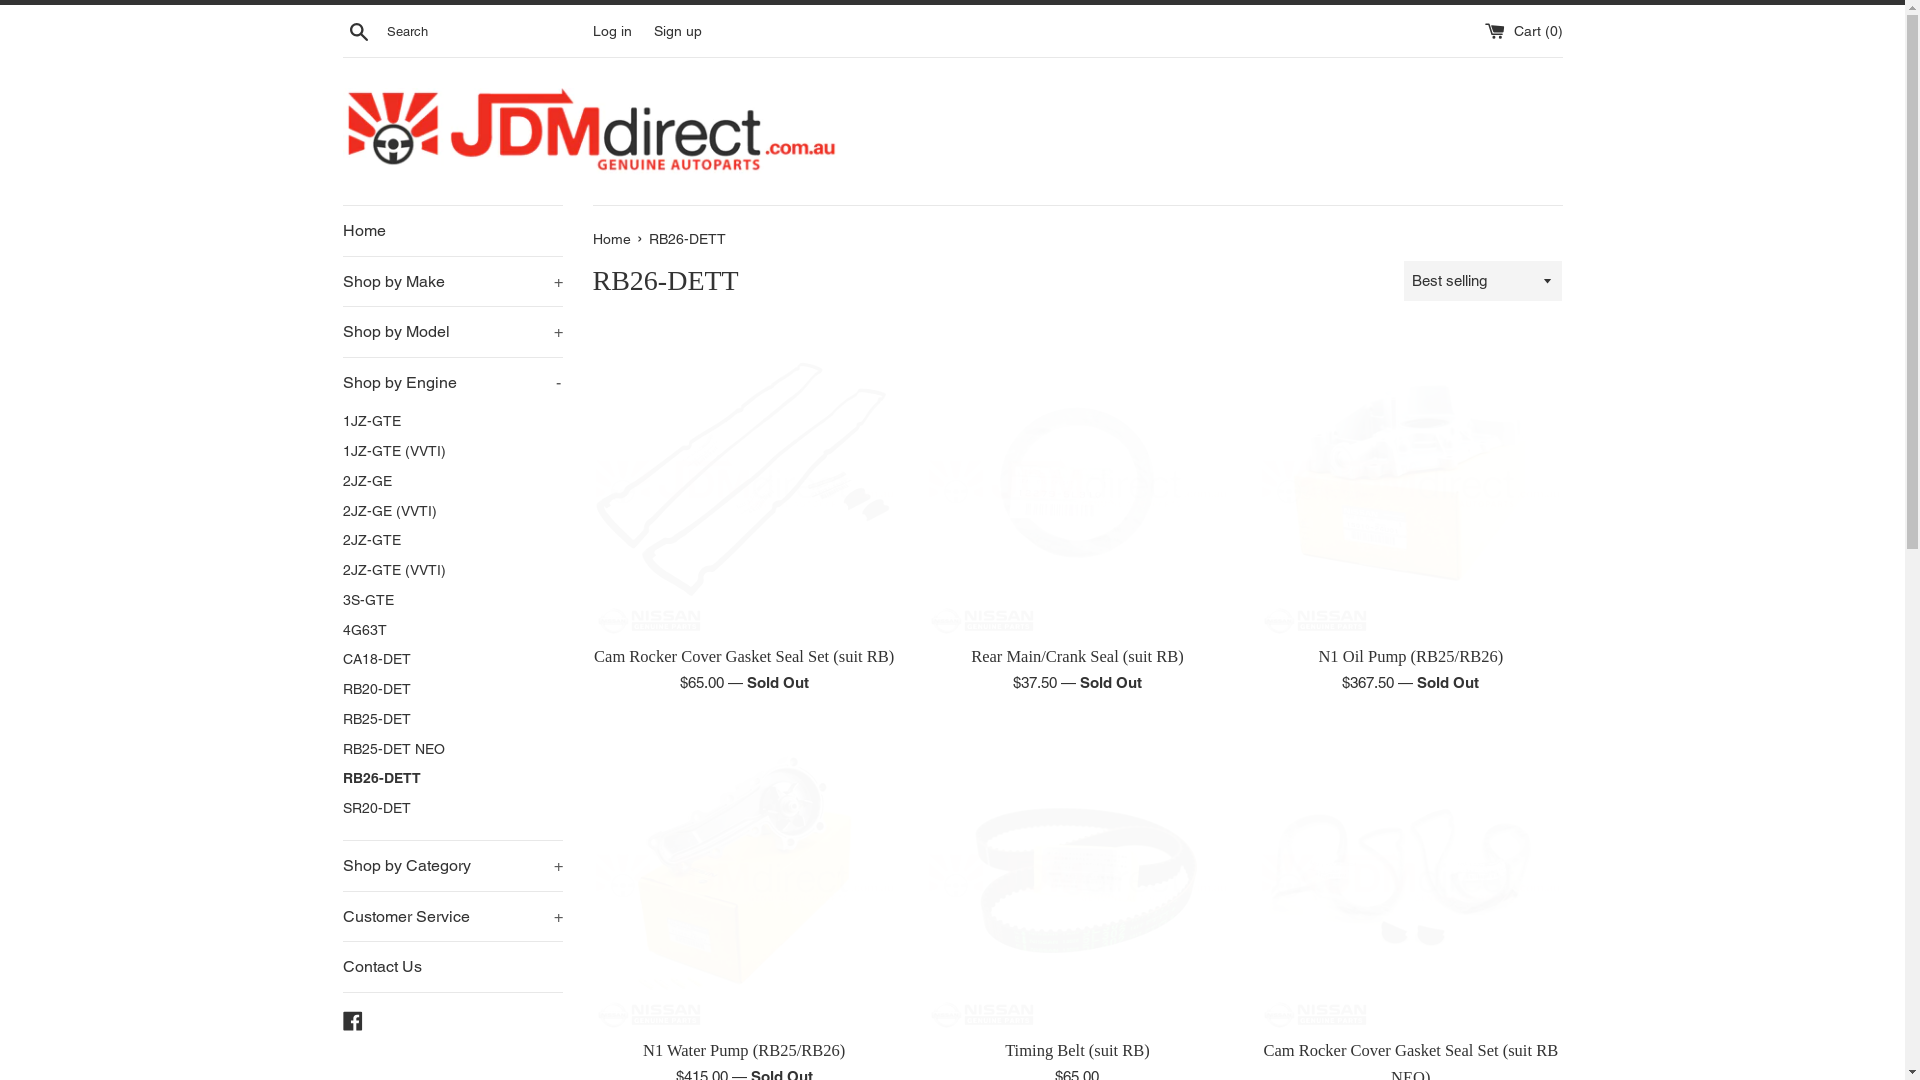  I want to click on 'N1 Oil Pump (RB25/RB26)', so click(1409, 482).